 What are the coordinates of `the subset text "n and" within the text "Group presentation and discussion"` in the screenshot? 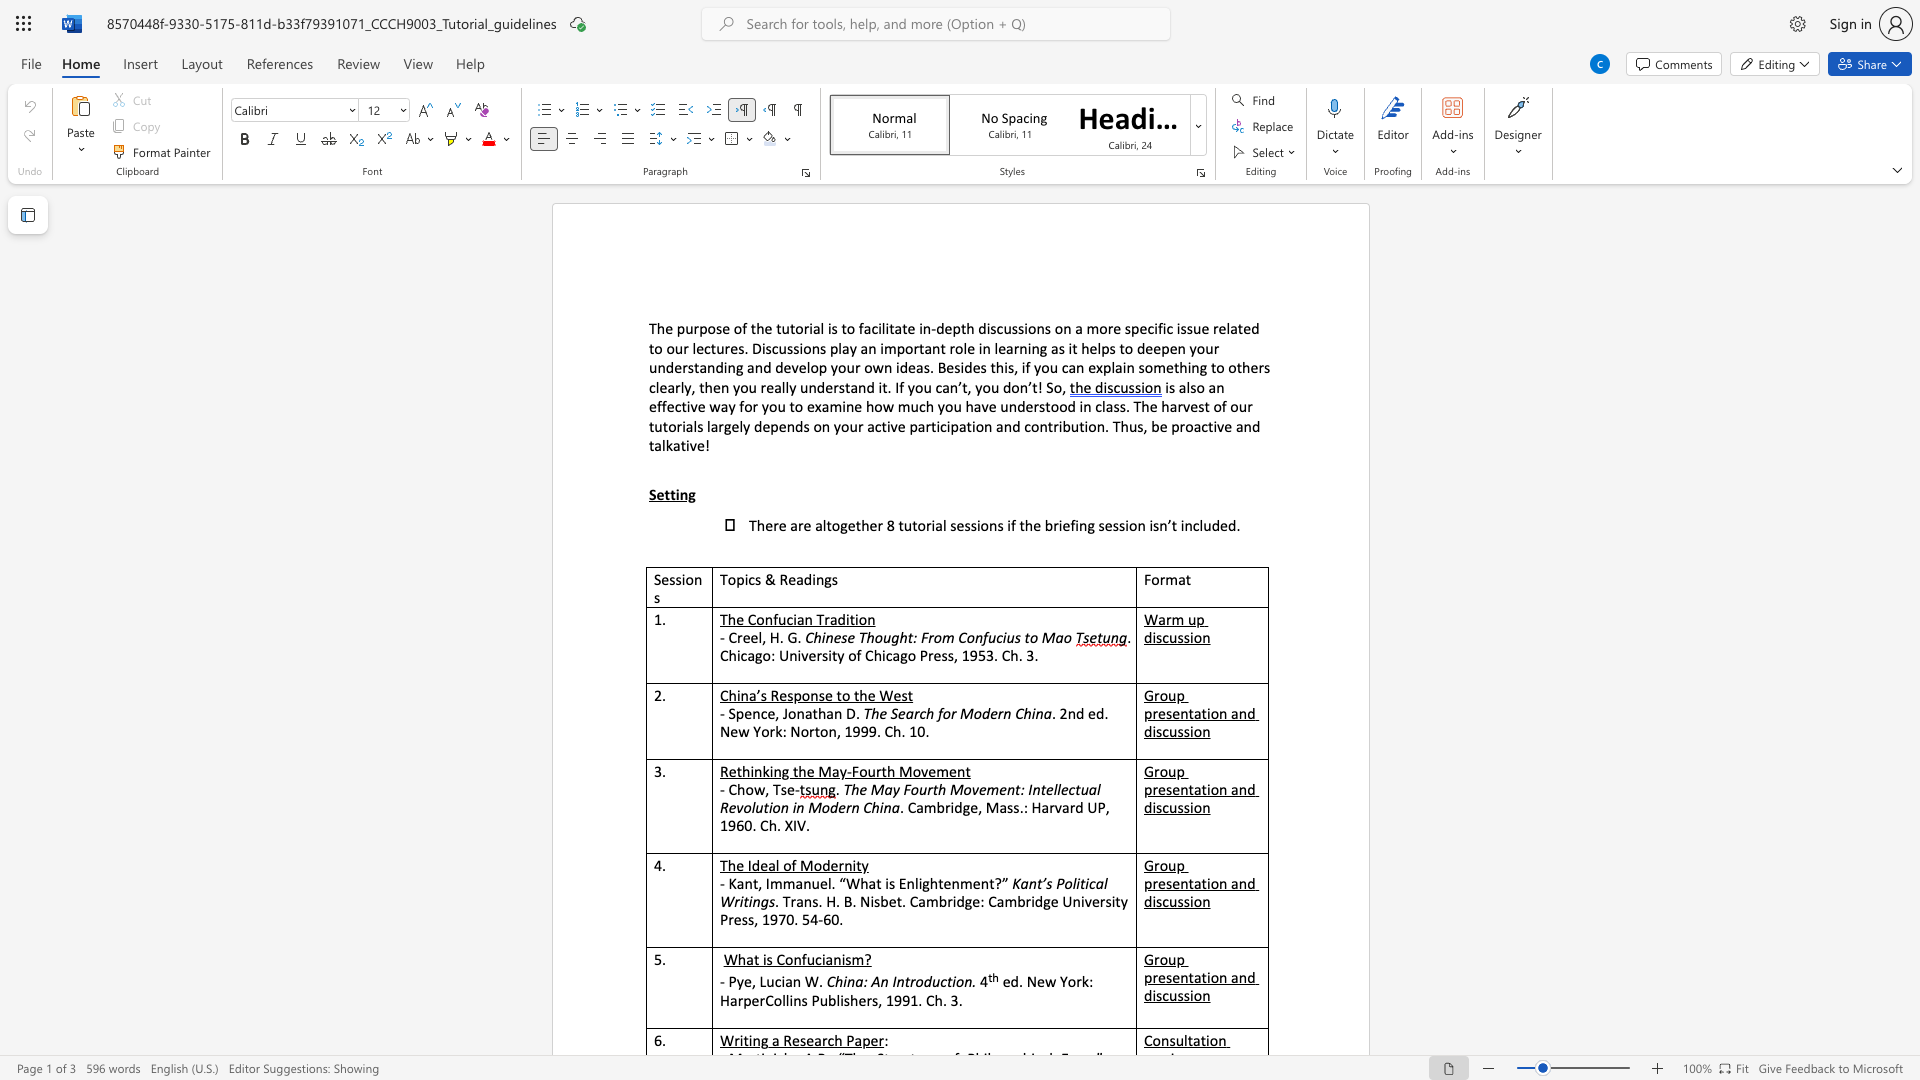 It's located at (1218, 788).